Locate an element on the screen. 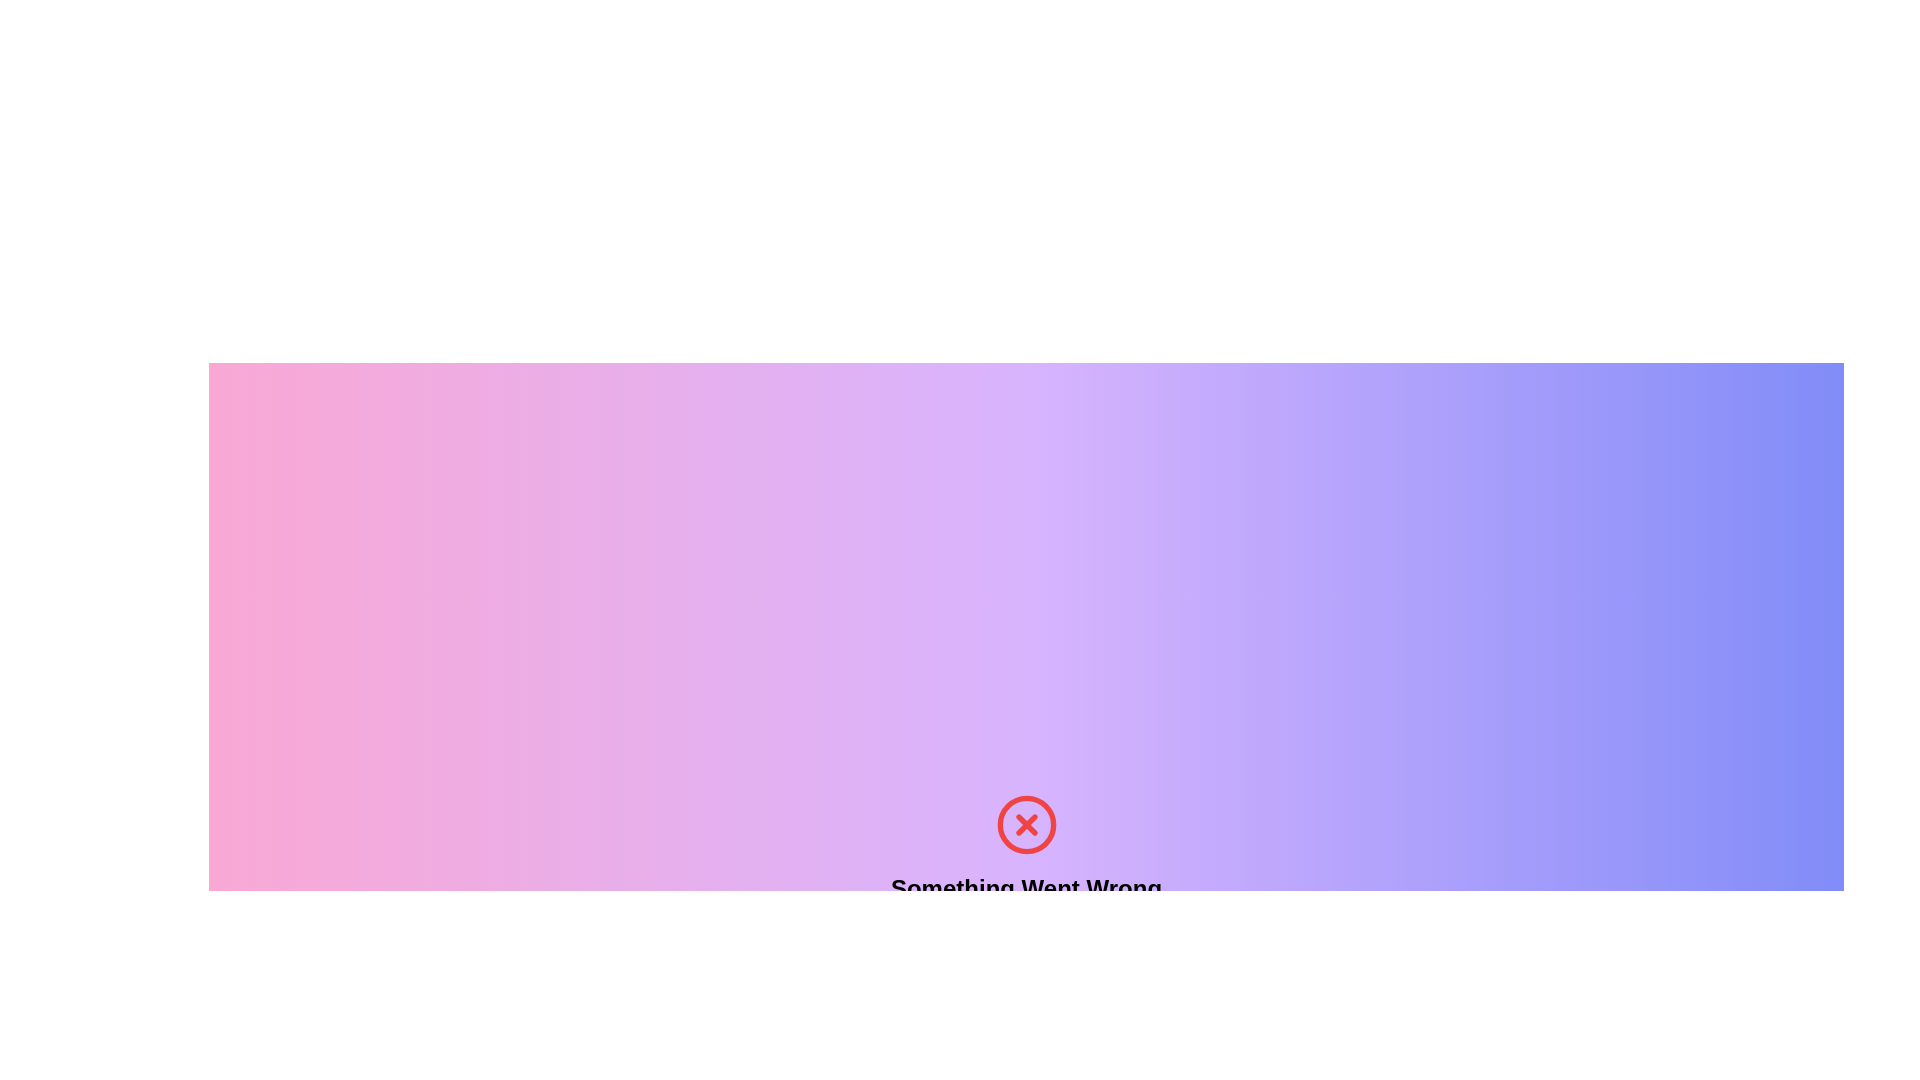  the error icon, which is a vector graphic indicating a problem, located above the 'Something Went Wrong' text in a circular component is located at coordinates (1026, 825).